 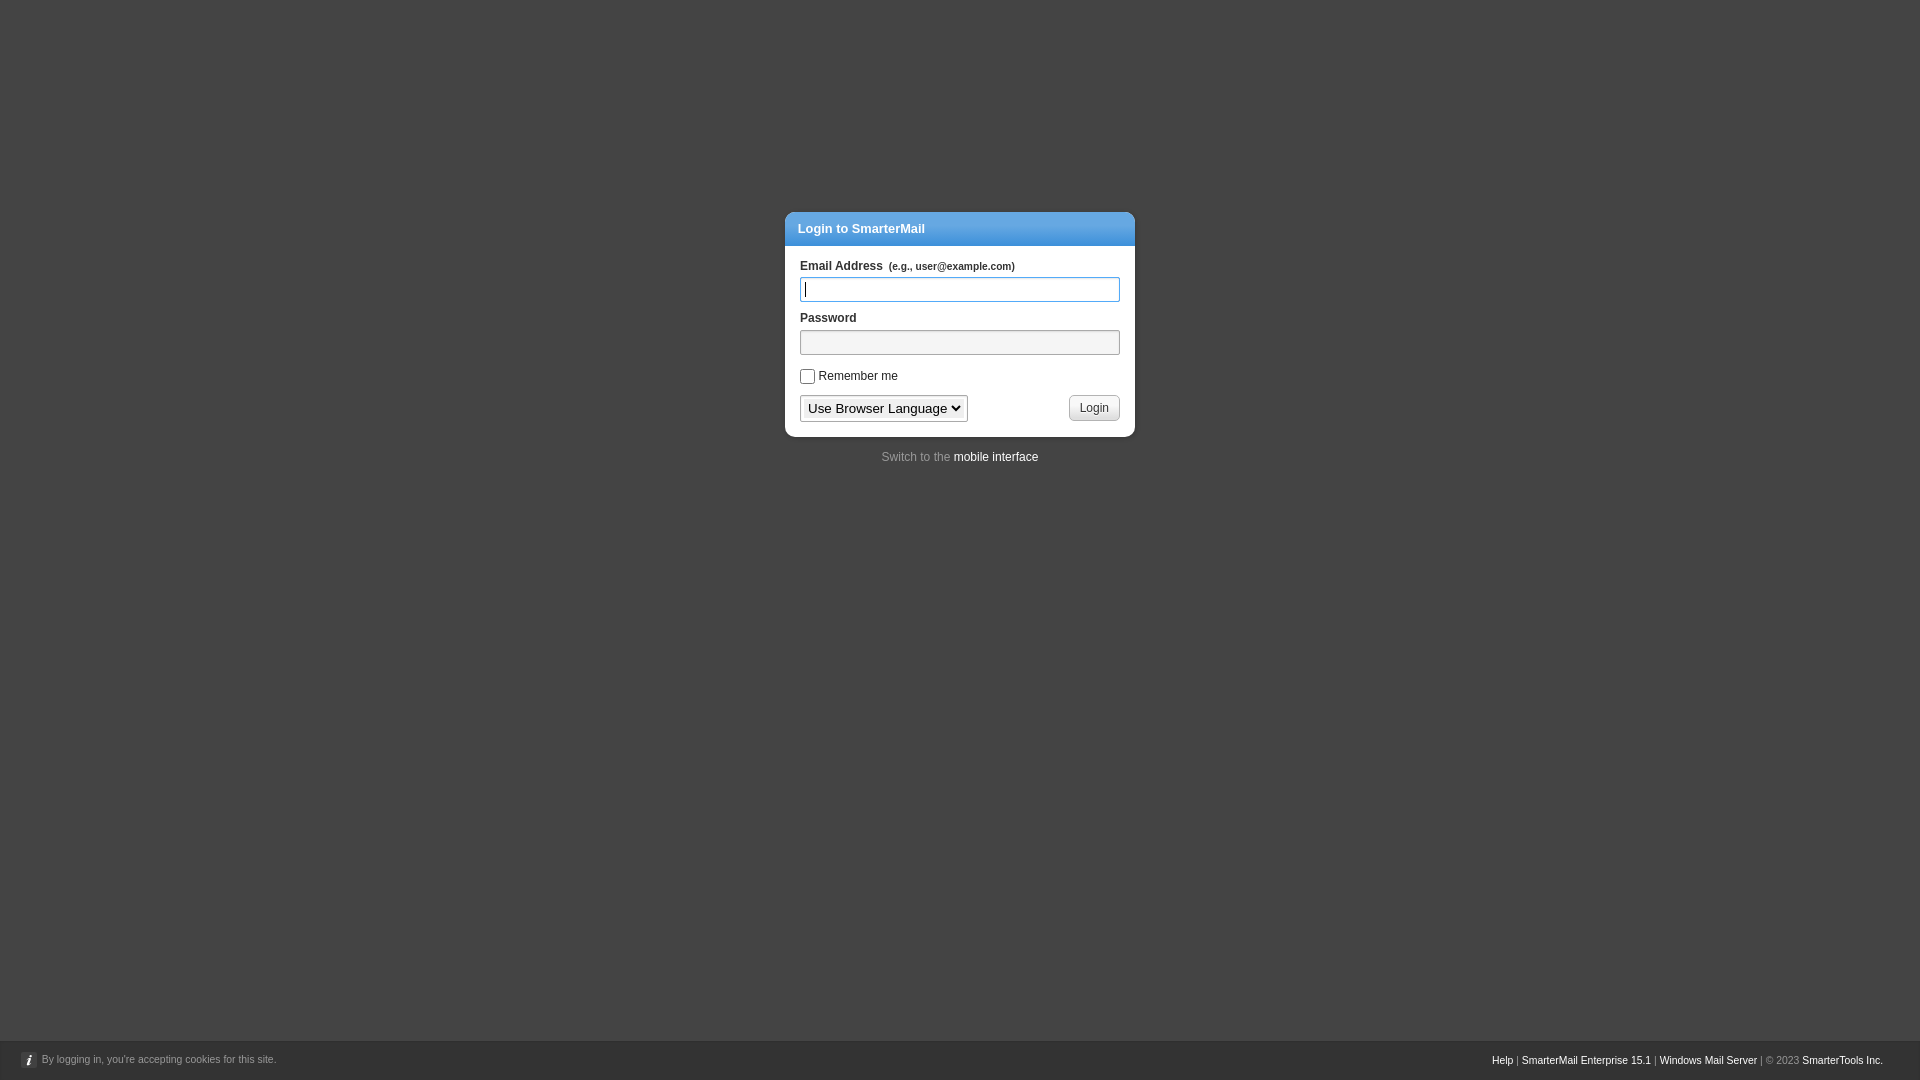 What do you see at coordinates (1841, 1059) in the screenshot?
I see `'SmarterTools Inc.'` at bounding box center [1841, 1059].